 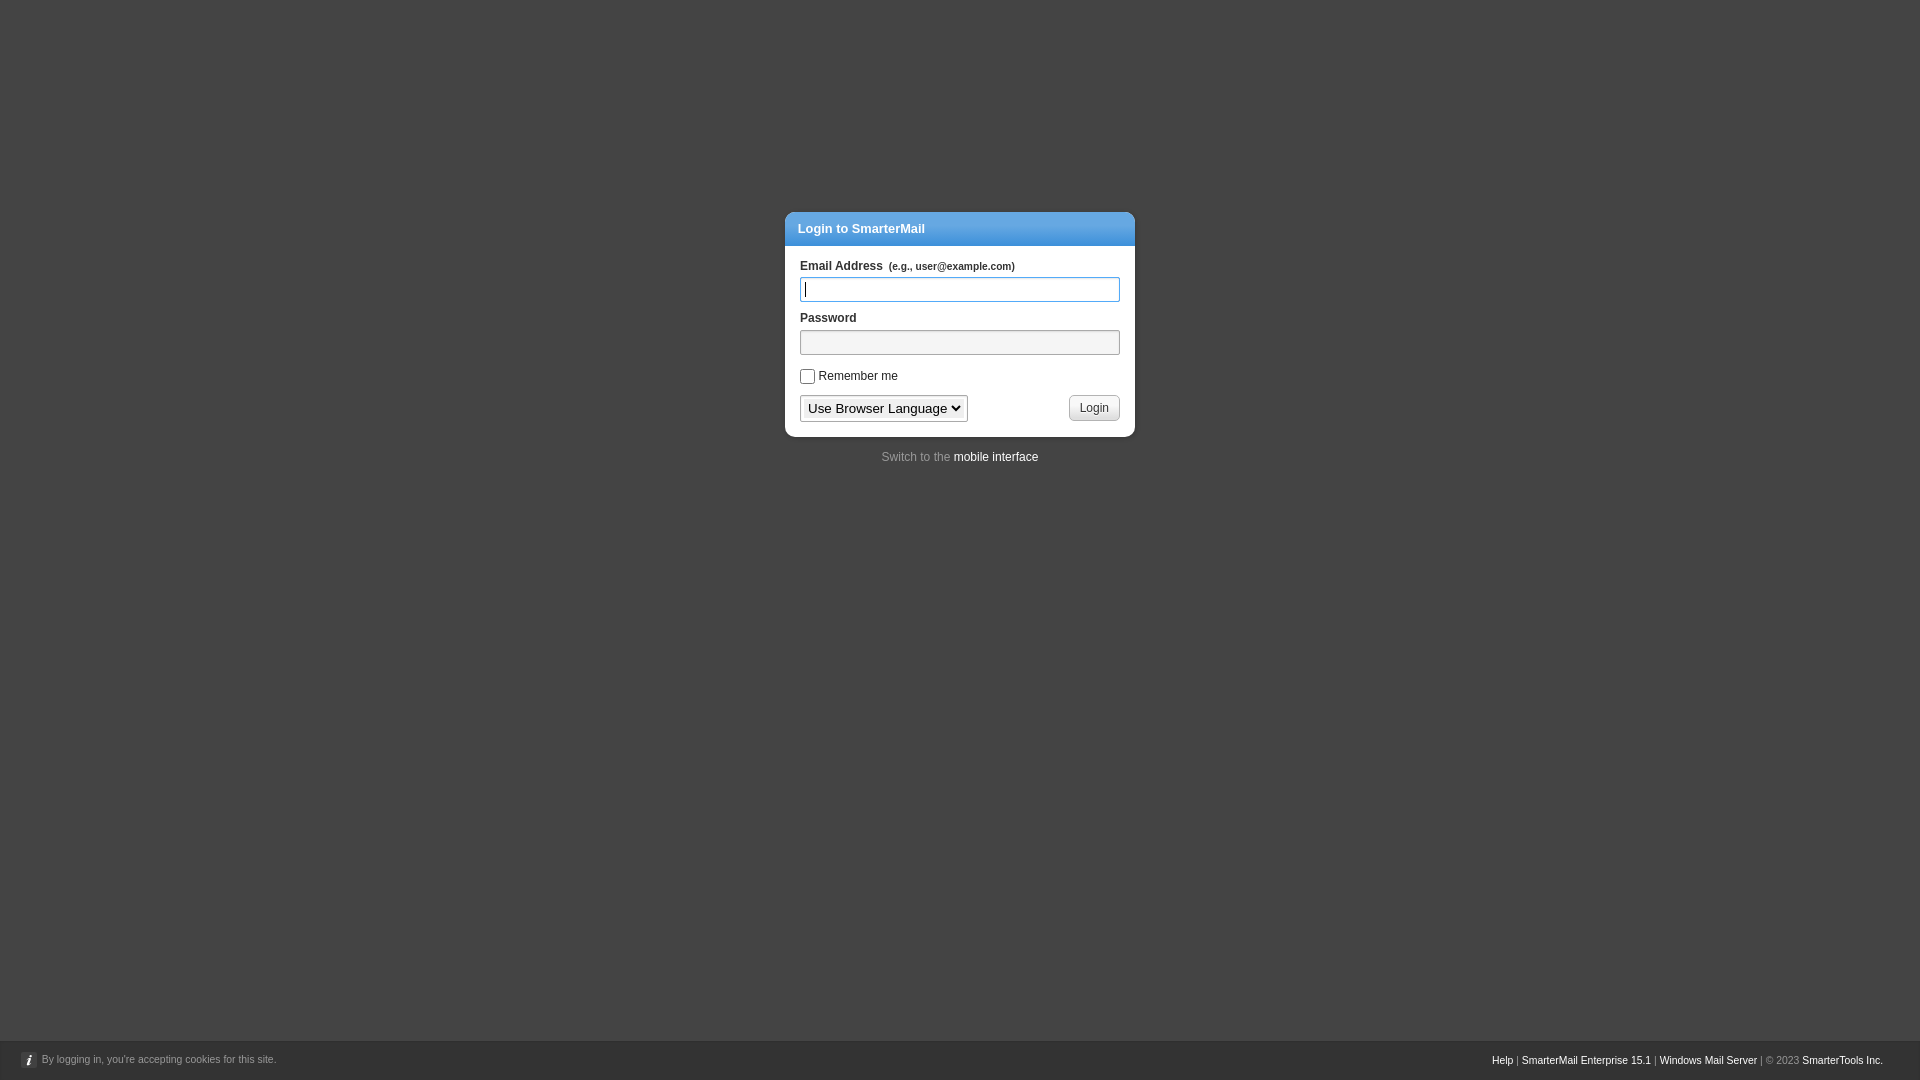 What do you see at coordinates (1841, 1059) in the screenshot?
I see `'SmarterTools Inc.'` at bounding box center [1841, 1059].